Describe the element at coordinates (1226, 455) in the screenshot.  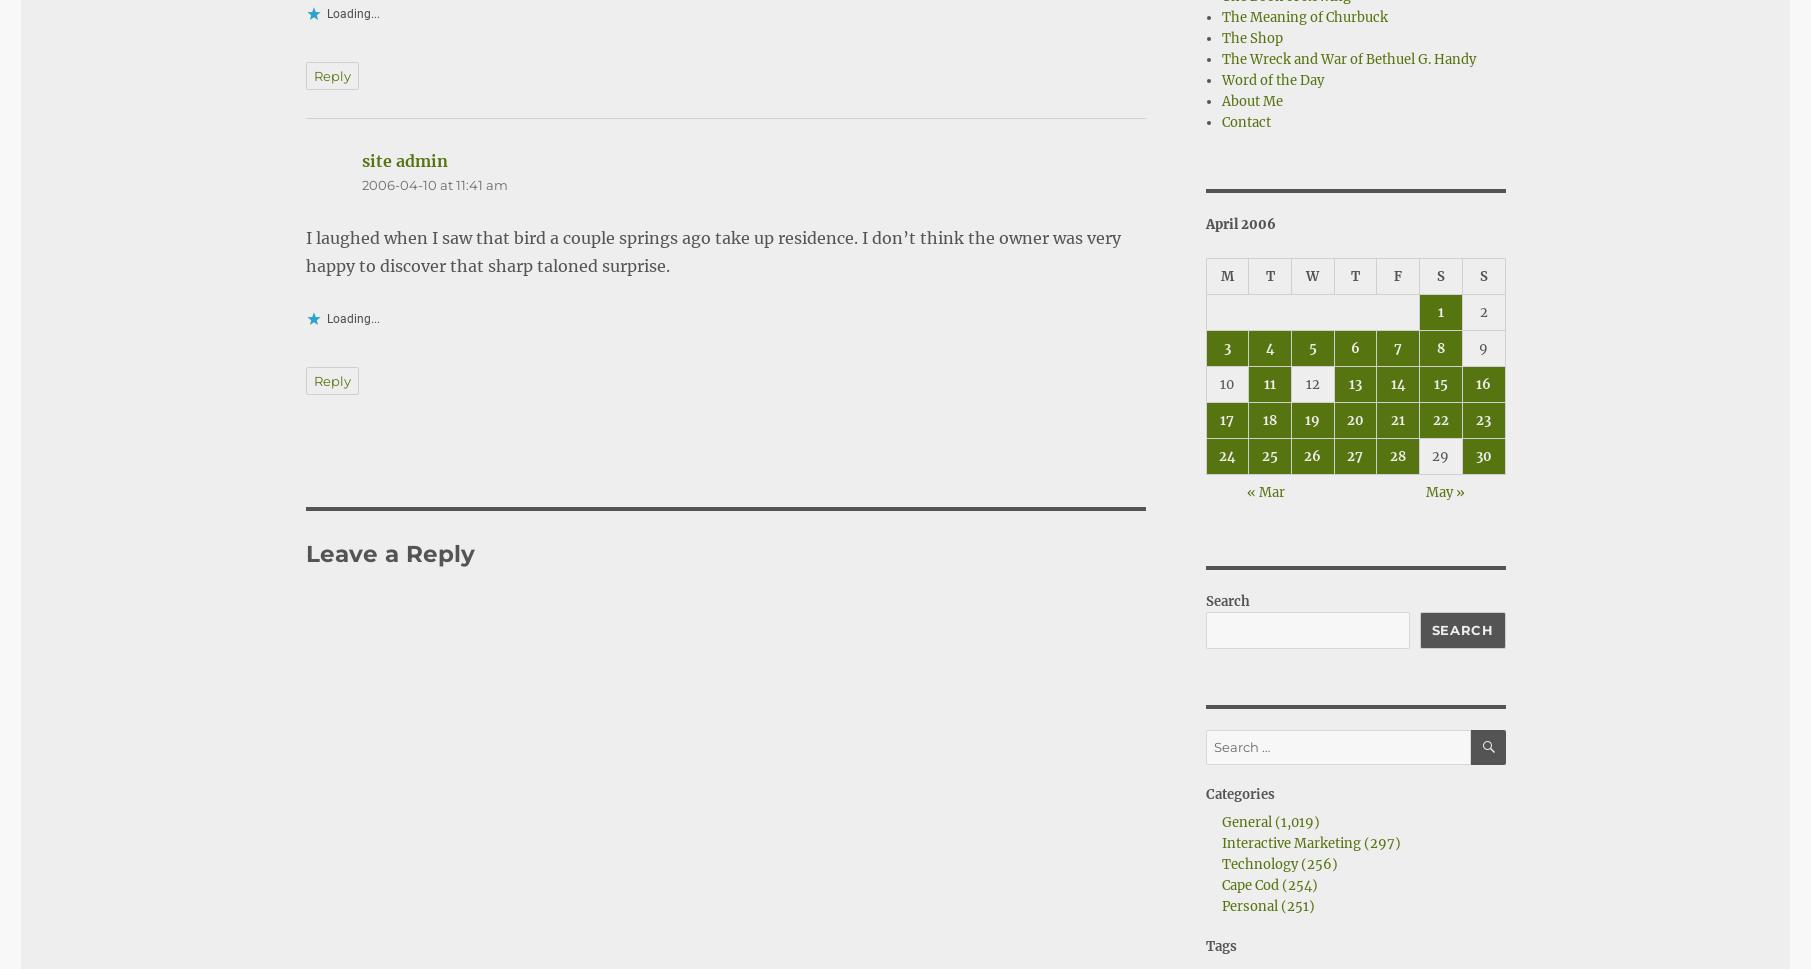
I see `'24'` at that location.